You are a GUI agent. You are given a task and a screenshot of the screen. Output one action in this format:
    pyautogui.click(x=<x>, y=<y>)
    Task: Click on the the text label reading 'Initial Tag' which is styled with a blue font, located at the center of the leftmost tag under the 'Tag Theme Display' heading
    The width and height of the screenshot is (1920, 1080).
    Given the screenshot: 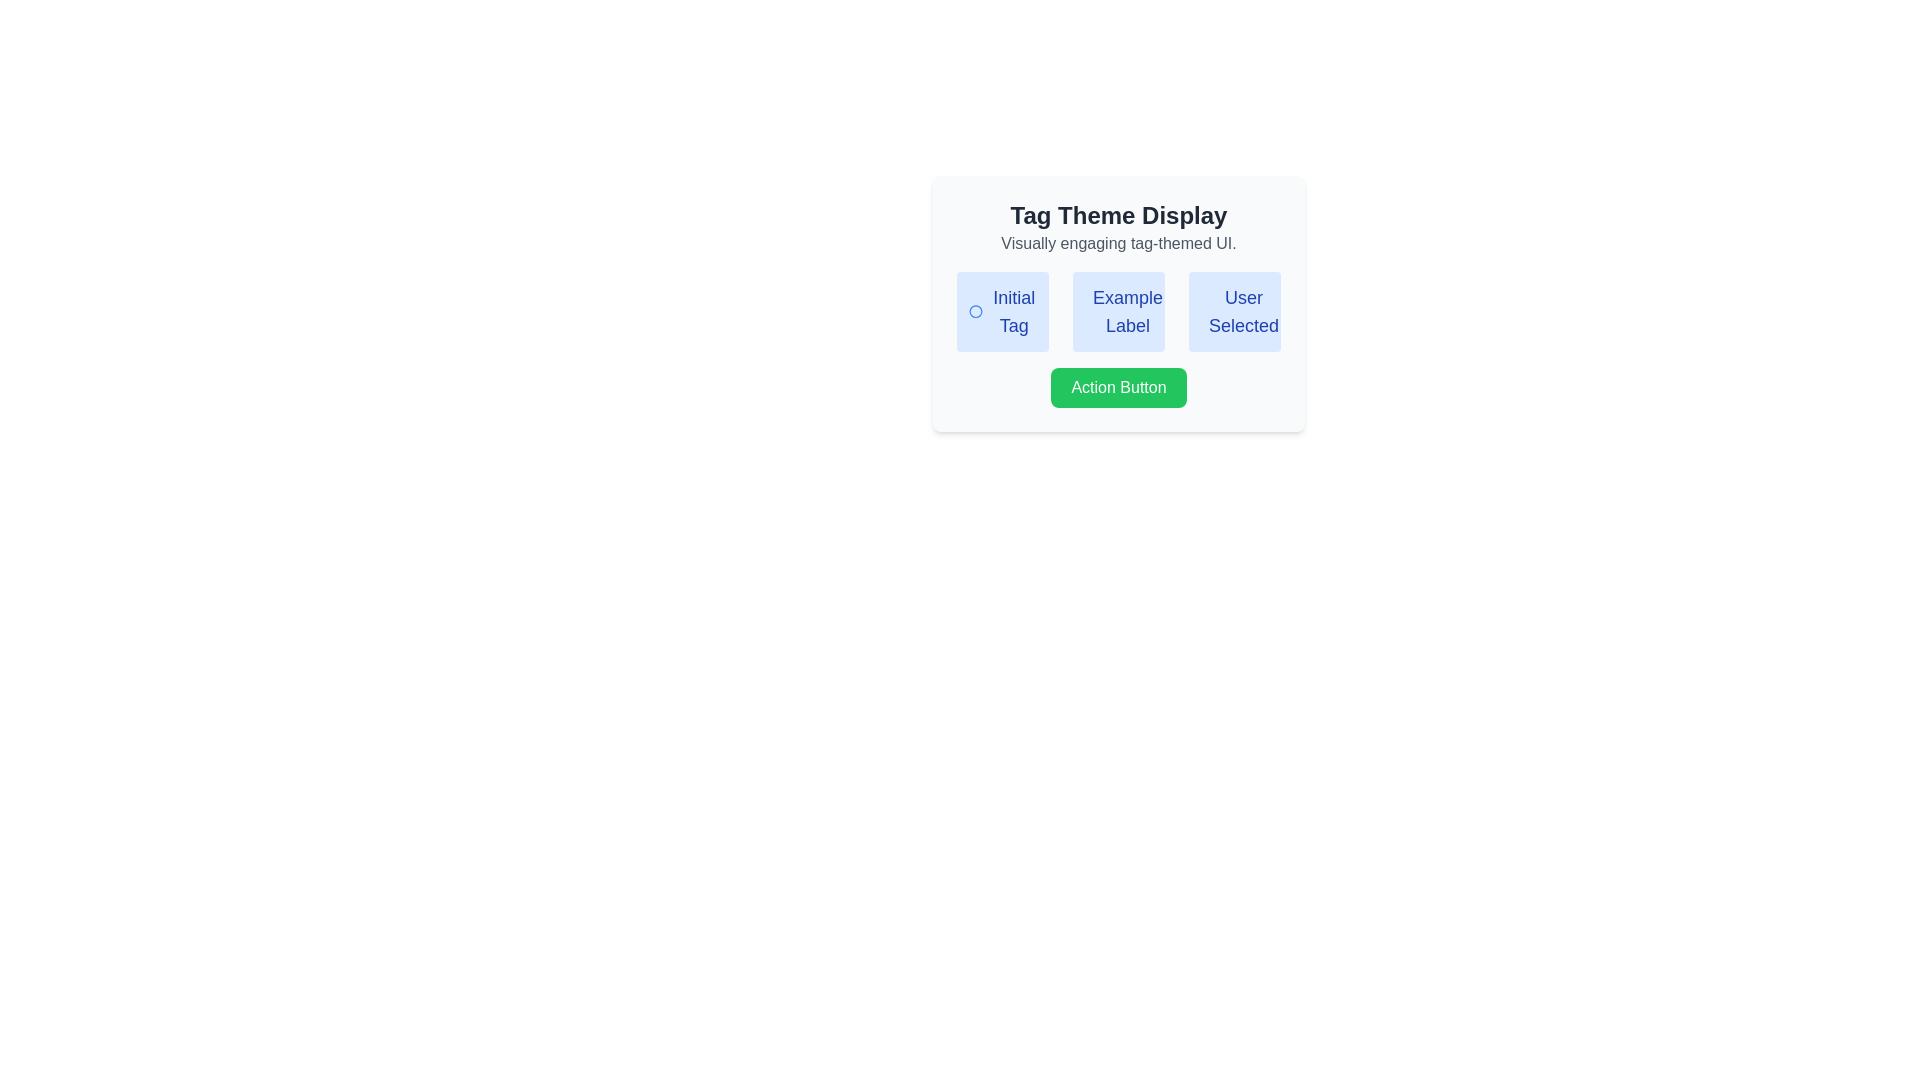 What is the action you would take?
    pyautogui.click(x=1014, y=312)
    